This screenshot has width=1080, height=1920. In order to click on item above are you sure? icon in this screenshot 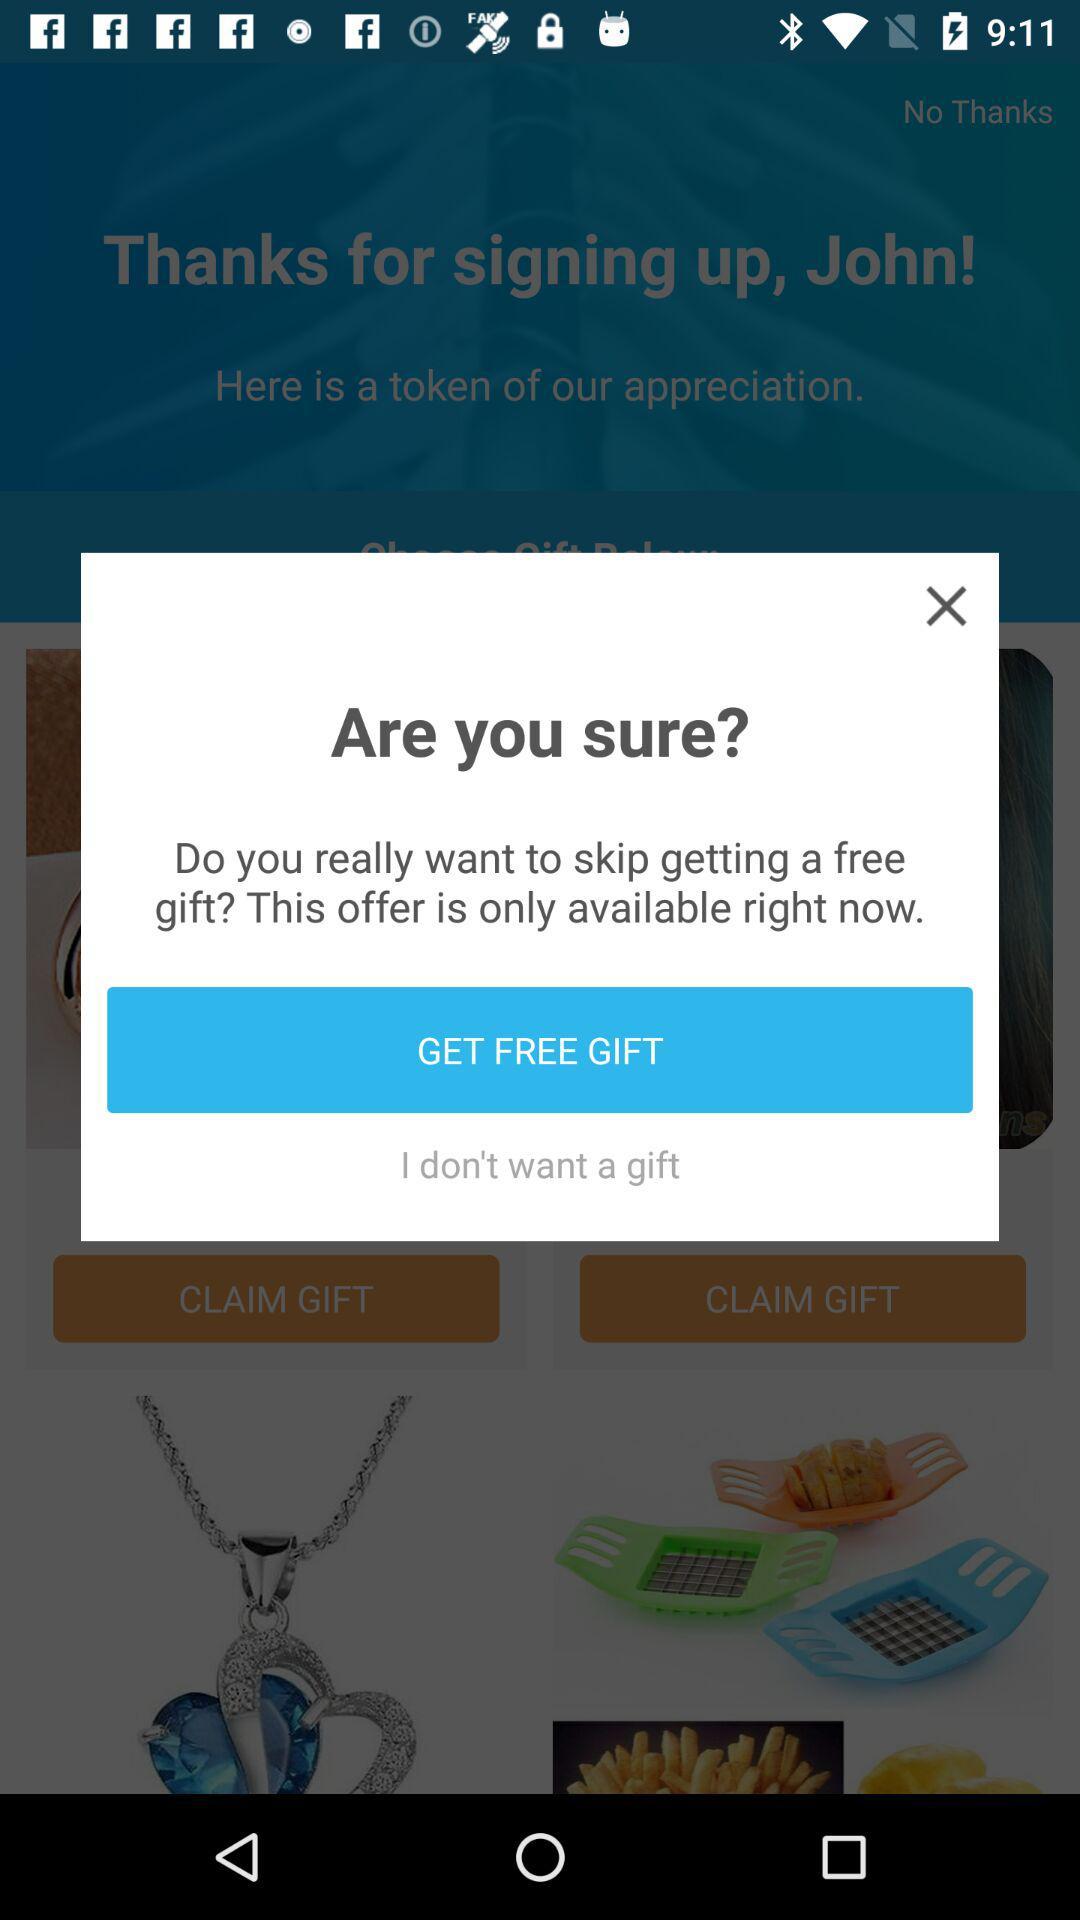, I will do `click(945, 604)`.